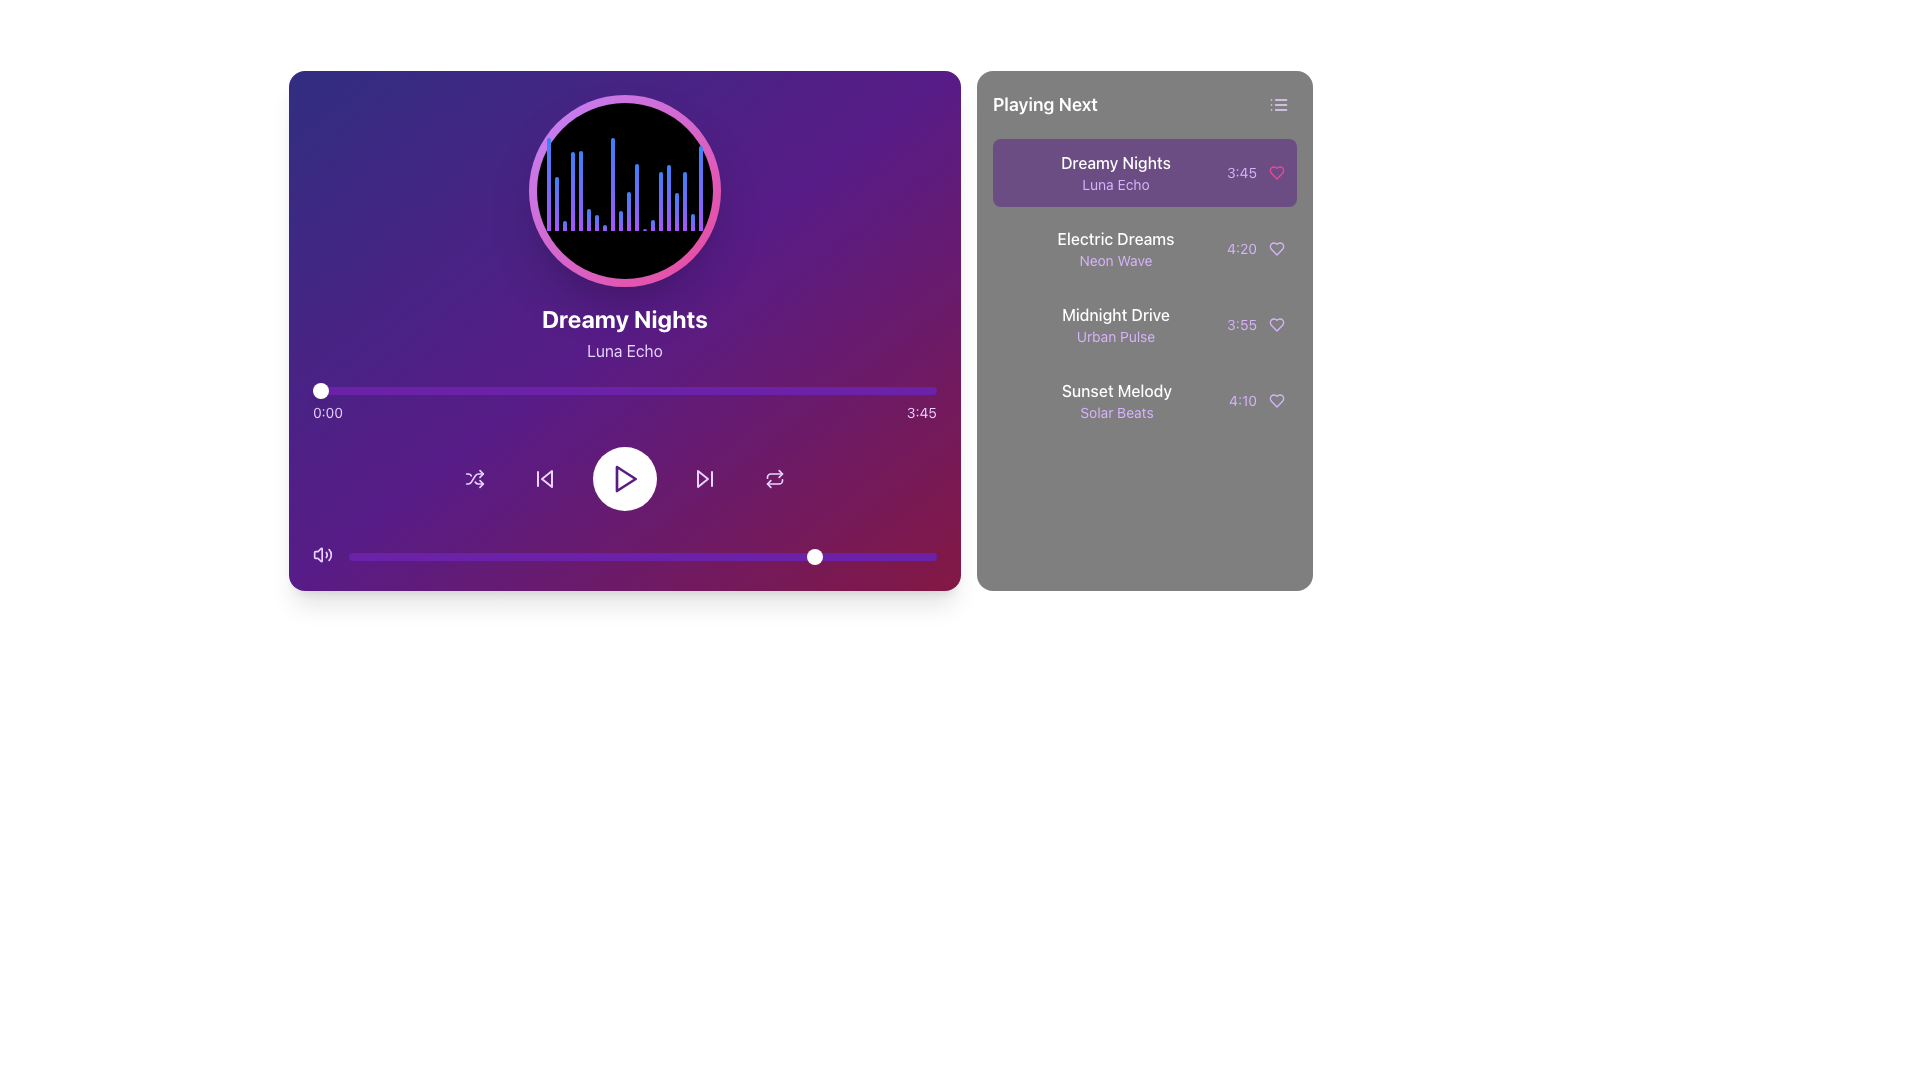 This screenshot has height=1080, width=1920. I want to click on the text label element reading 'Midnight Drive' which is part of a song listing in the 'Playing Next' section of the music player interface, so click(1115, 315).